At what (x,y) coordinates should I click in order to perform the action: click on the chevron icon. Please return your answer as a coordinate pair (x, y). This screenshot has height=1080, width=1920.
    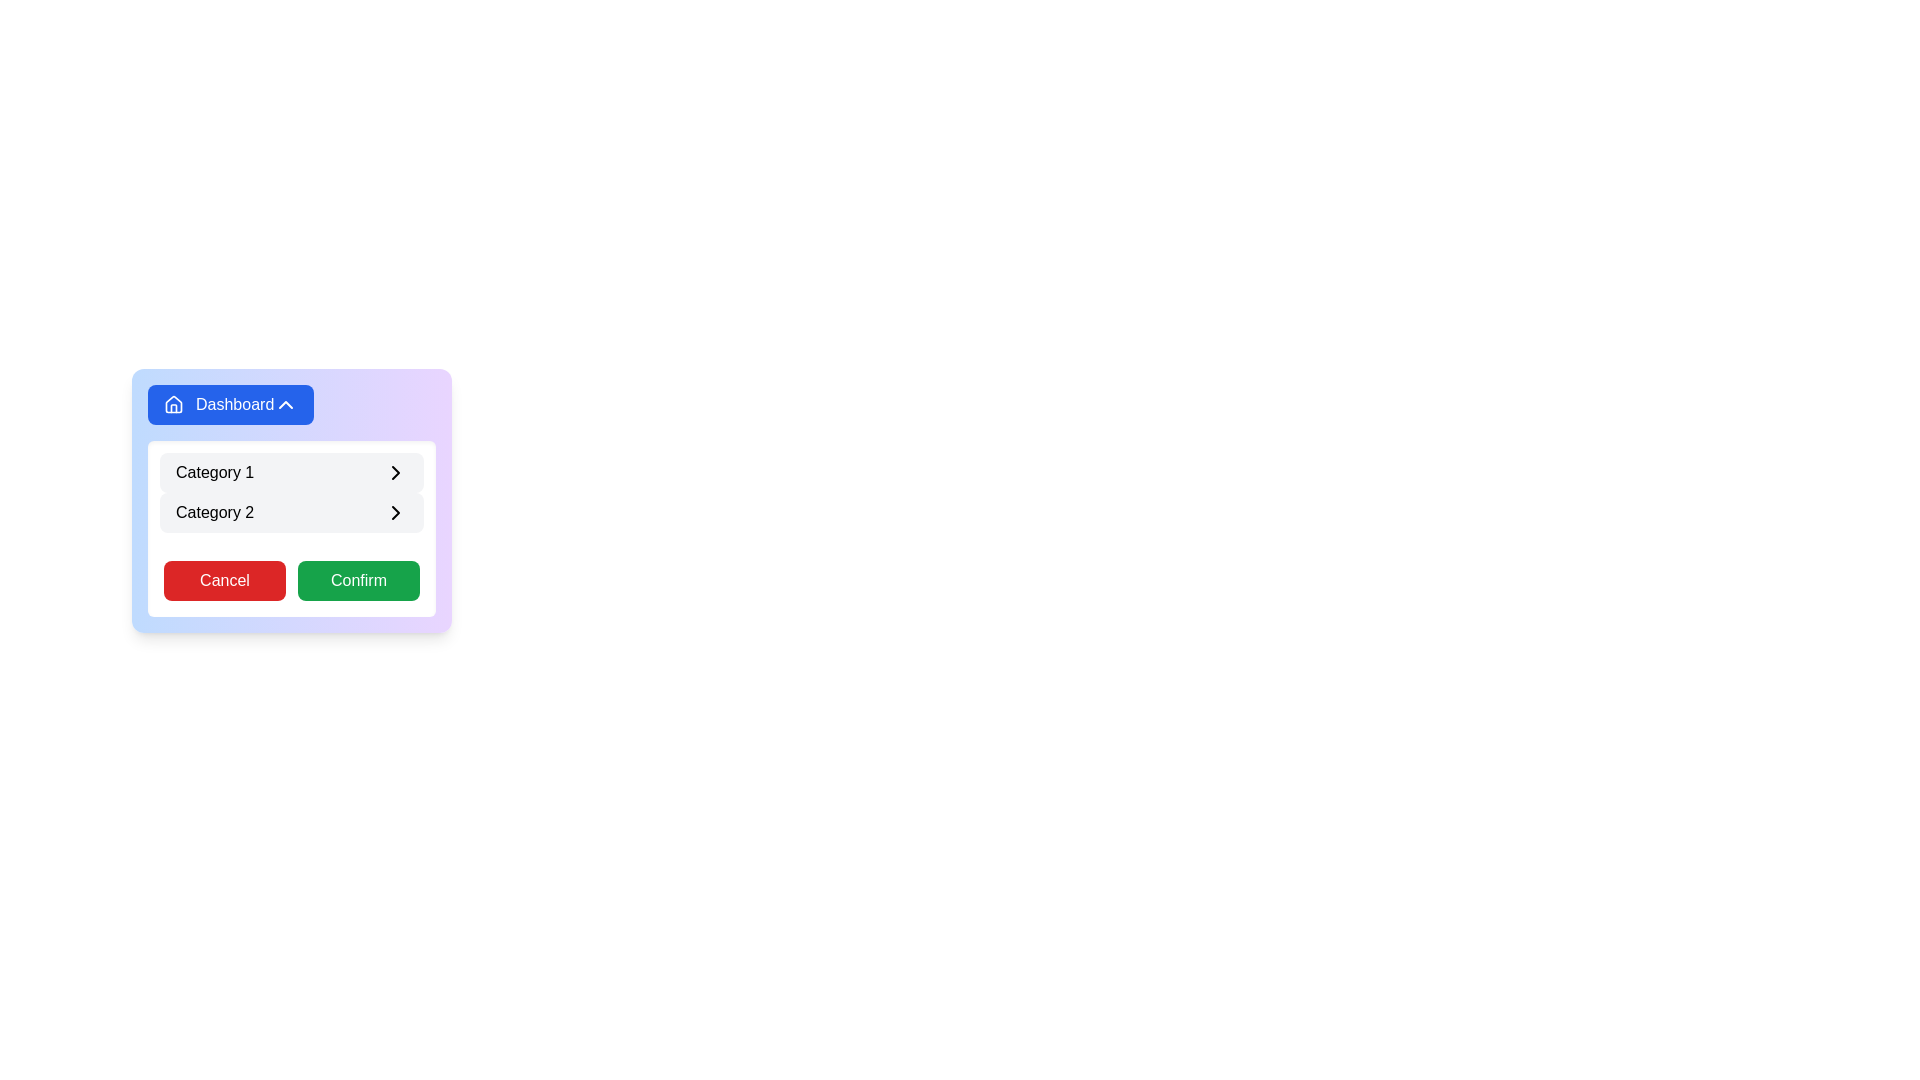
    Looking at the image, I should click on (285, 405).